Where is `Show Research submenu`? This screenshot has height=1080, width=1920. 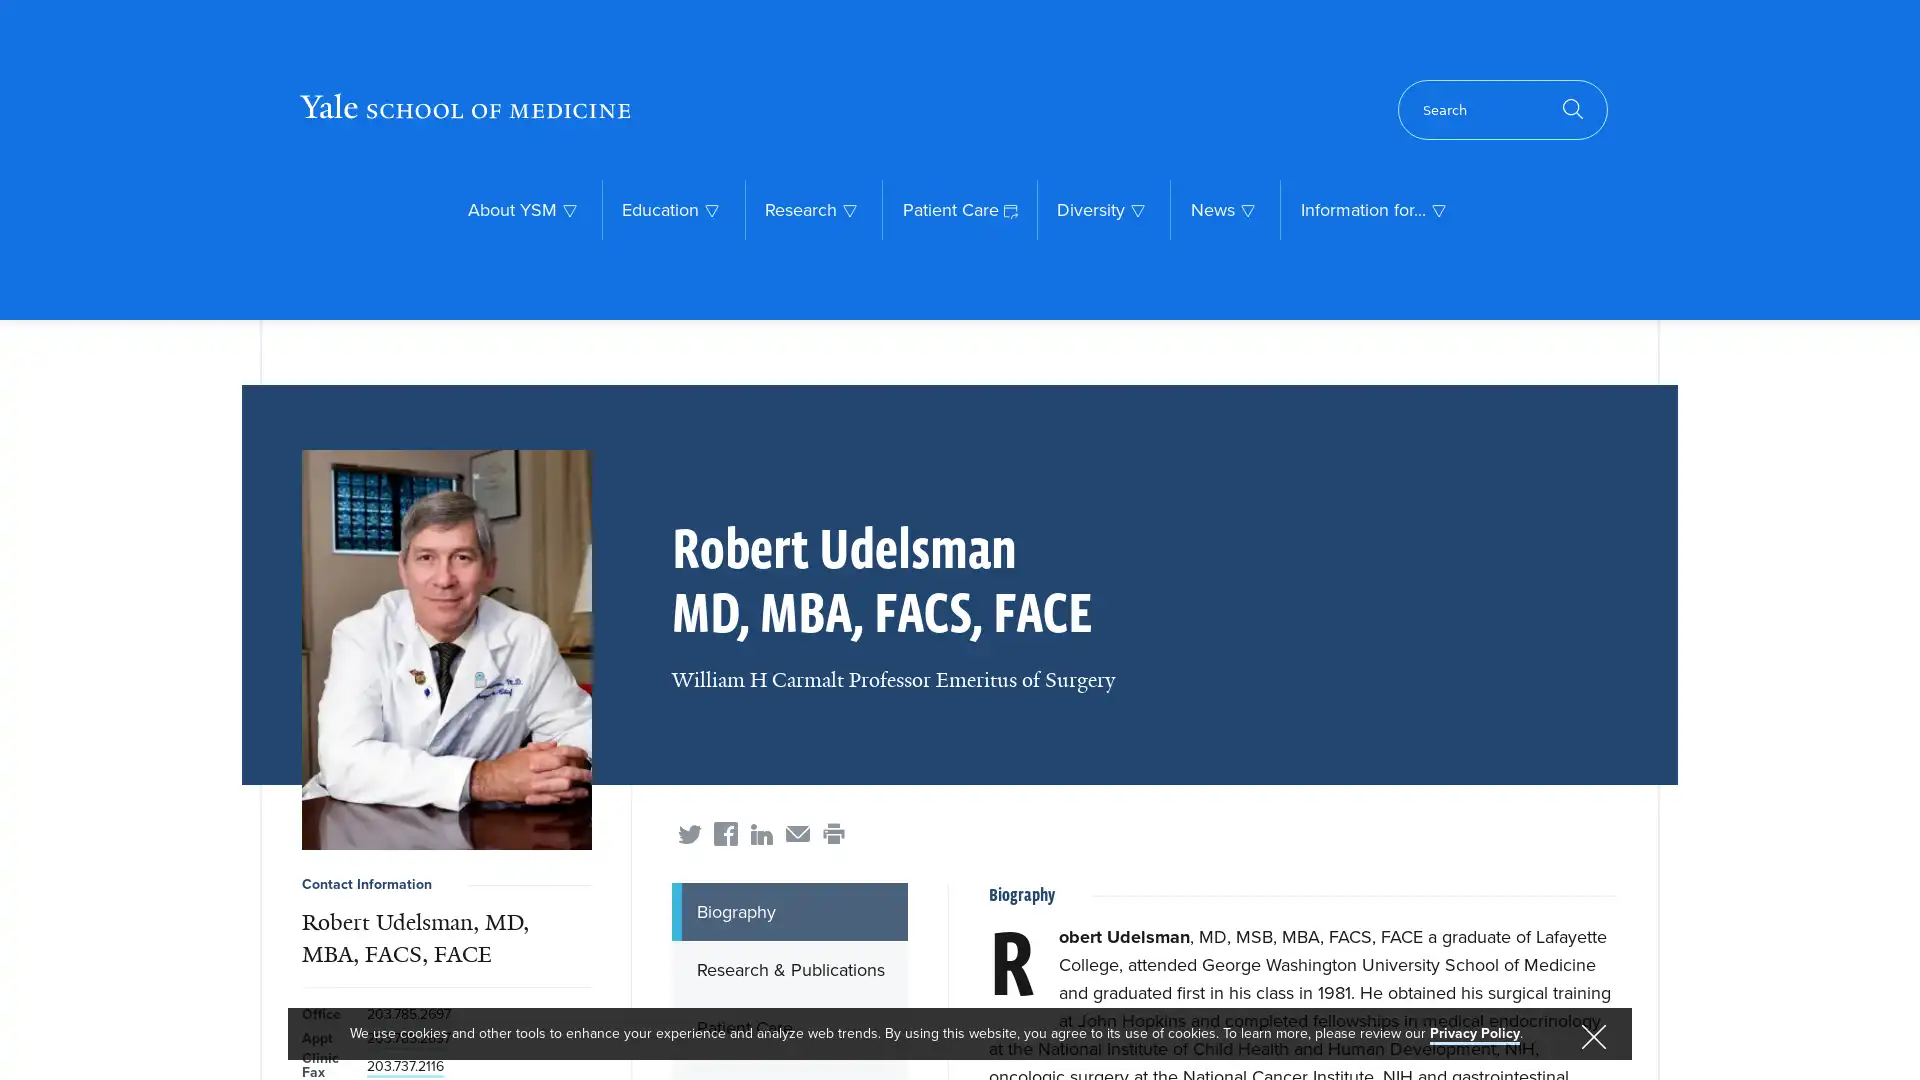
Show Research submenu is located at coordinates (849, 209).